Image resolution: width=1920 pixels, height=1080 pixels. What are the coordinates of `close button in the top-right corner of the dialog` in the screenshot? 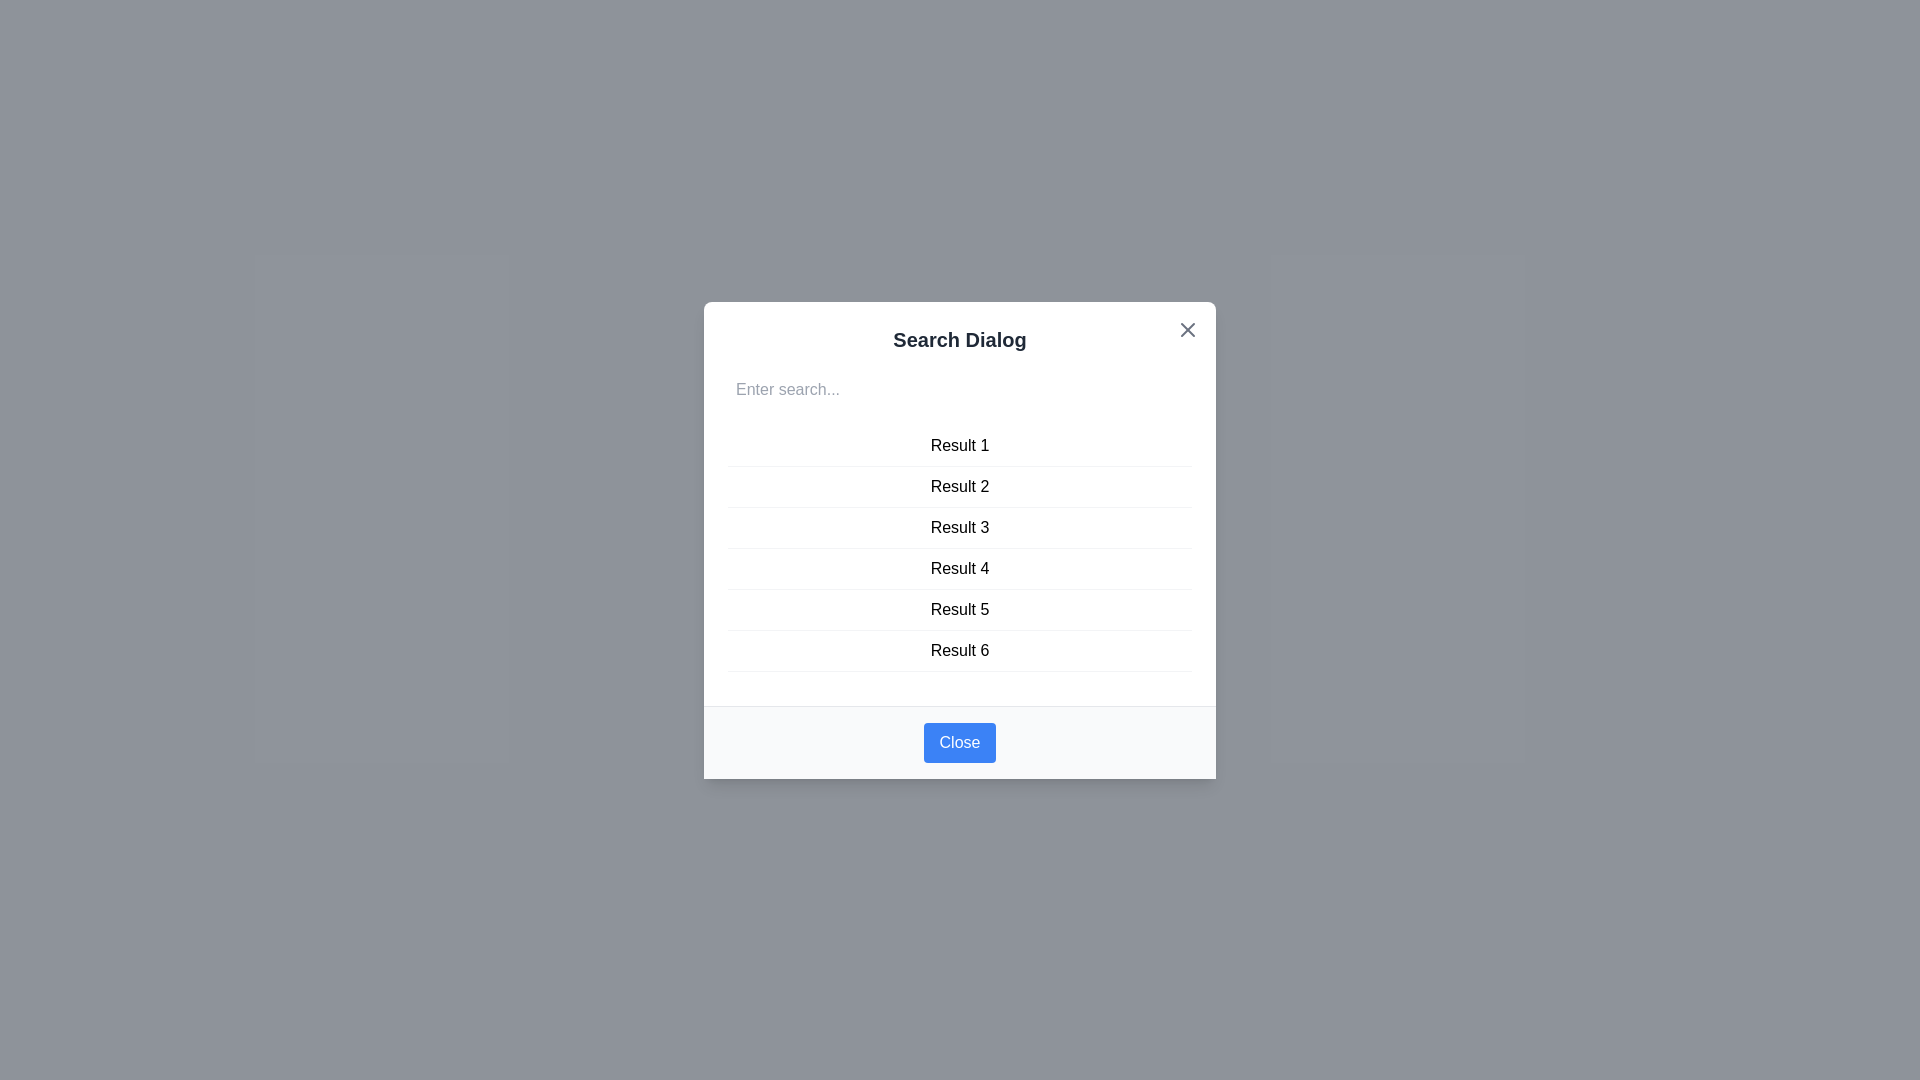 It's located at (1188, 328).